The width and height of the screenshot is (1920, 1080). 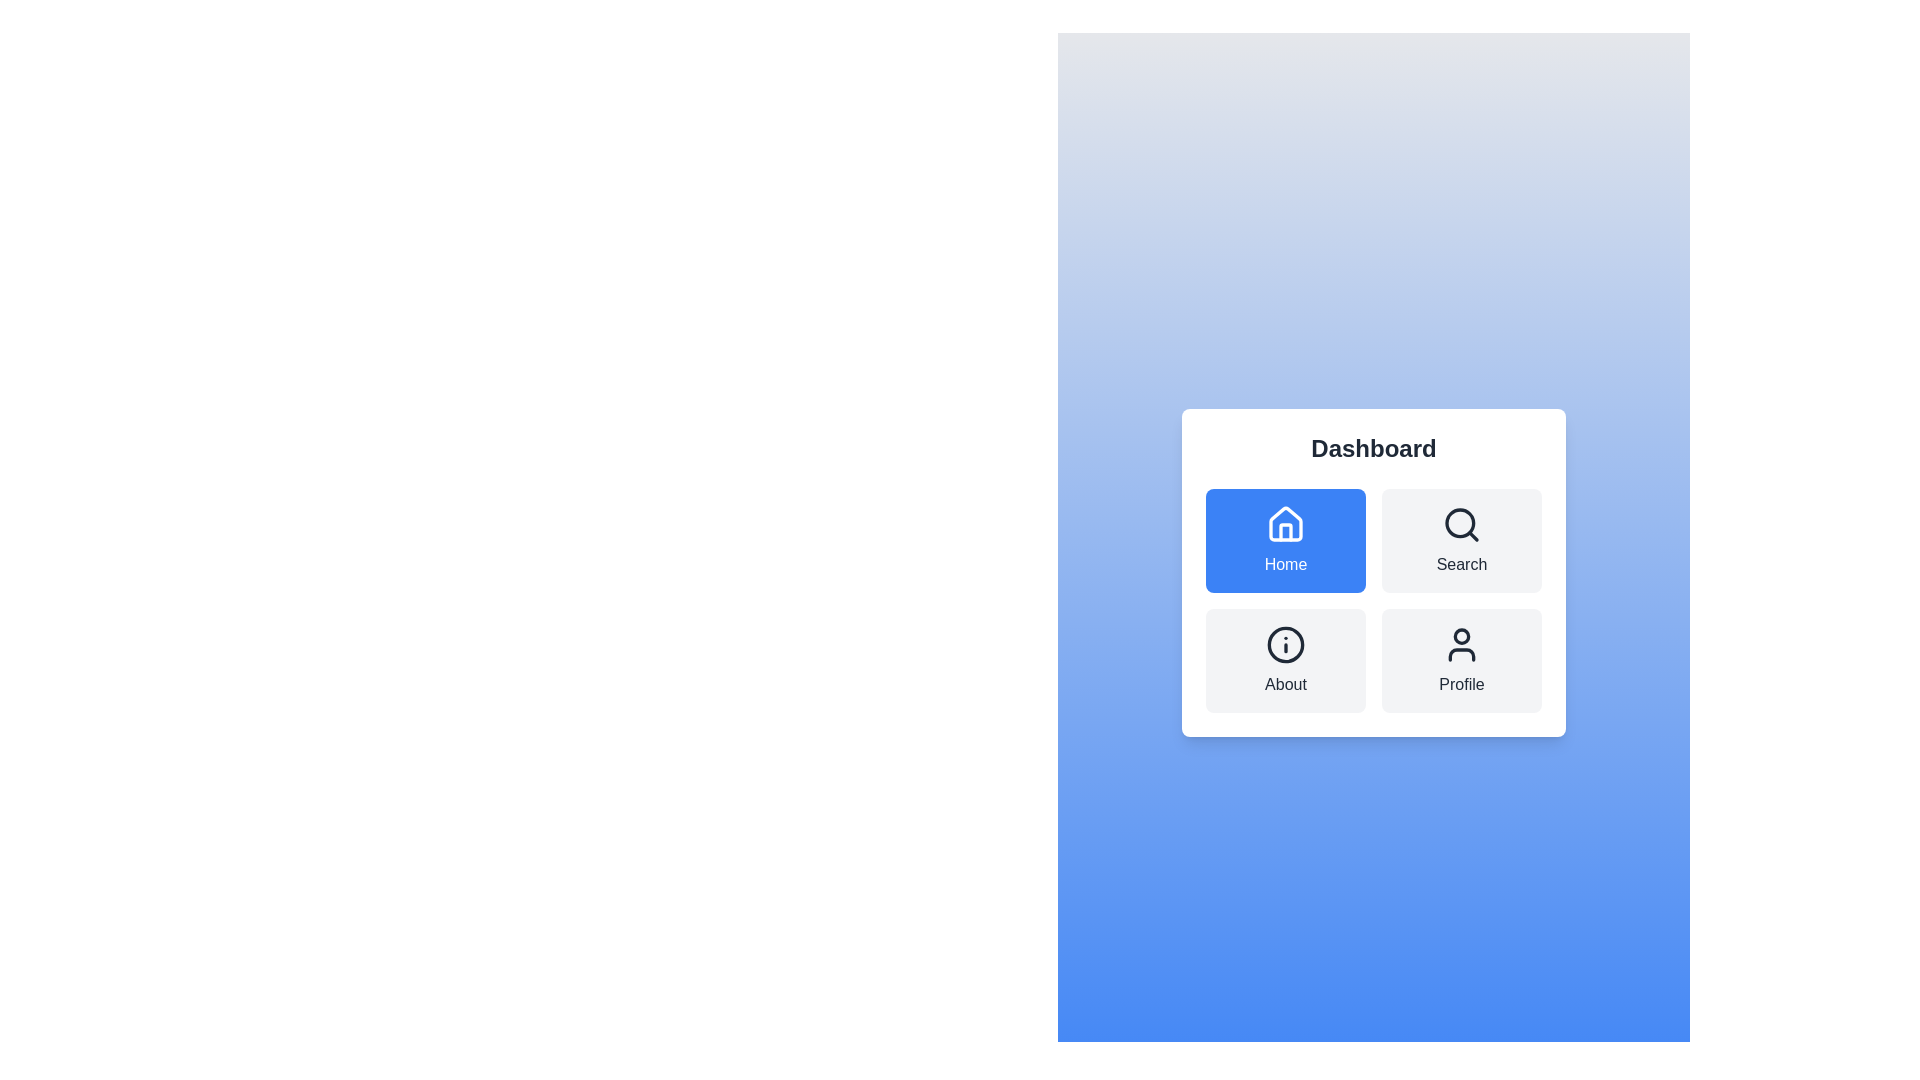 What do you see at coordinates (1286, 644) in the screenshot?
I see `the information/help icon located in the 'About' section at the bottom-left quadrant of the main grid` at bounding box center [1286, 644].